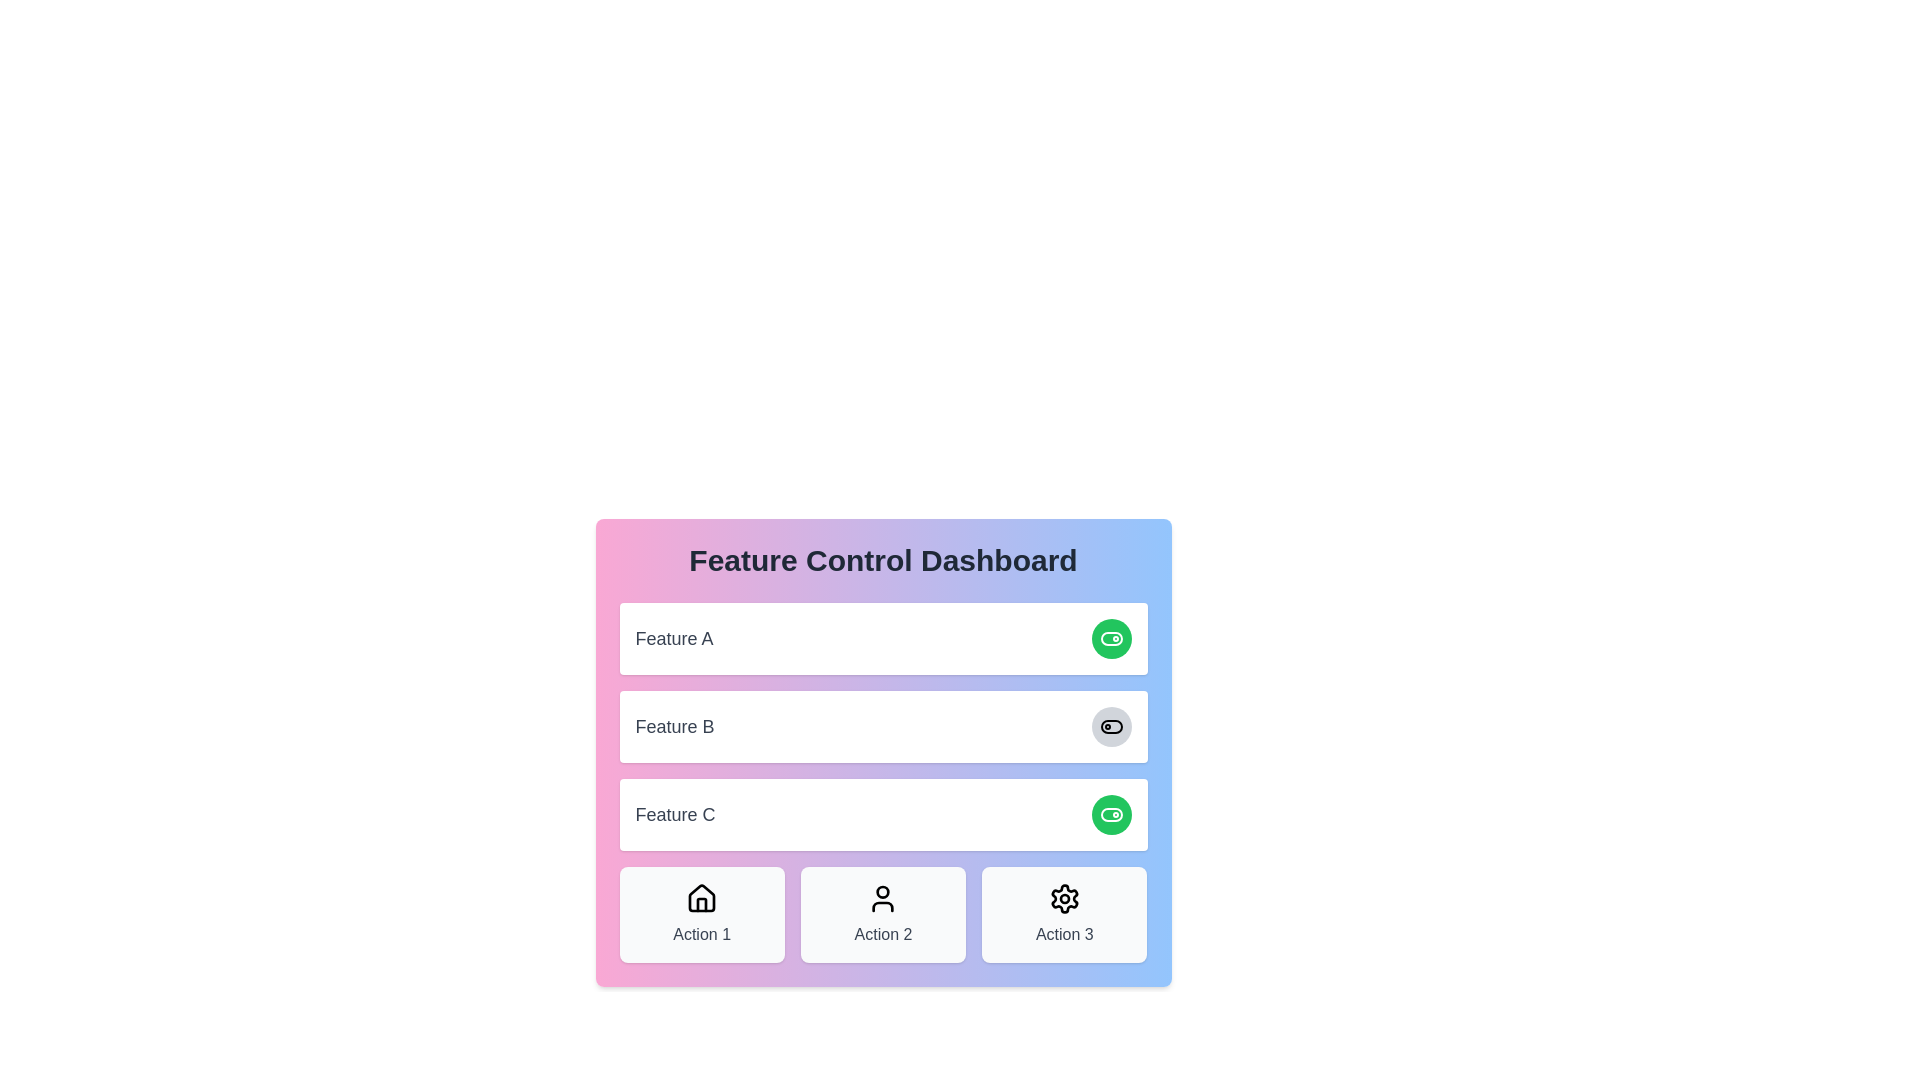 This screenshot has height=1080, width=1920. Describe the element at coordinates (1063, 897) in the screenshot. I see `the gear icon located at the center of the bottom-right action button labeled 'Action 3'` at that location.